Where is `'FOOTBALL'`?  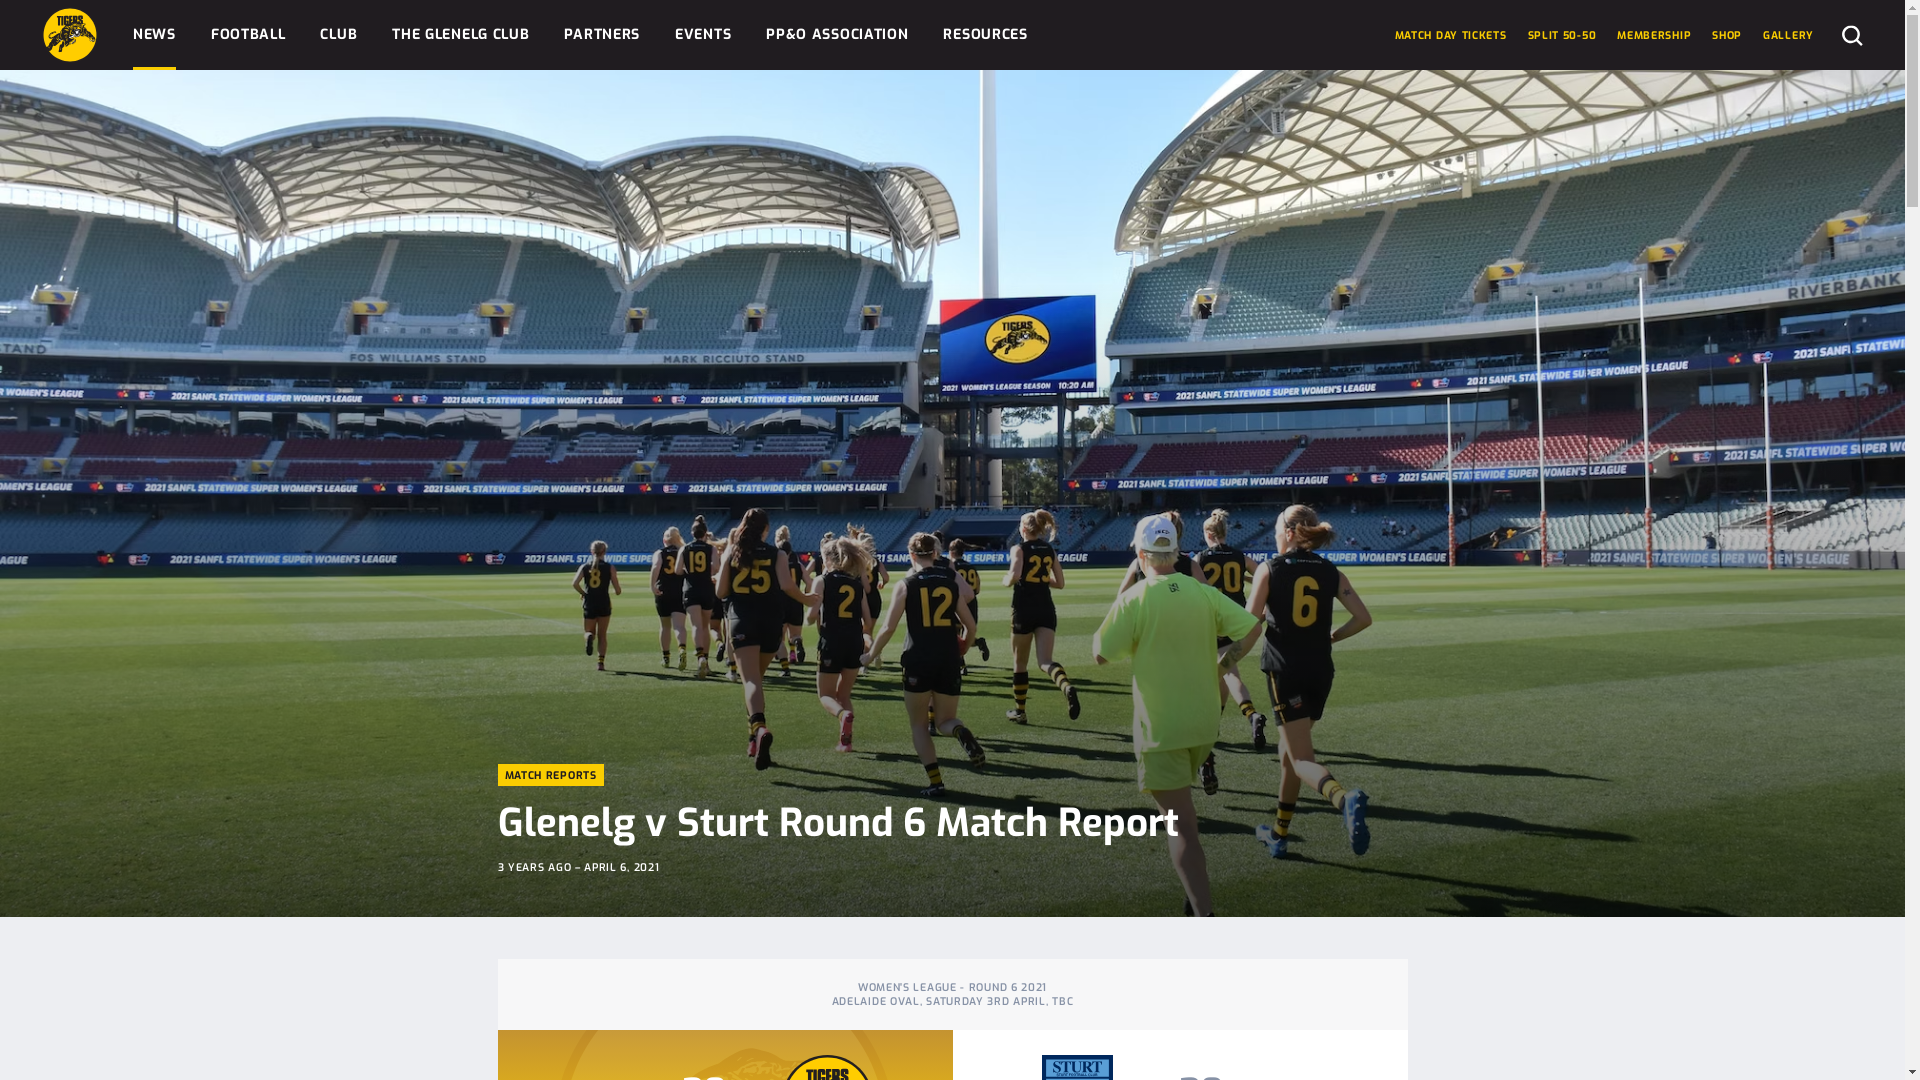 'FOOTBALL' is located at coordinates (247, 34).